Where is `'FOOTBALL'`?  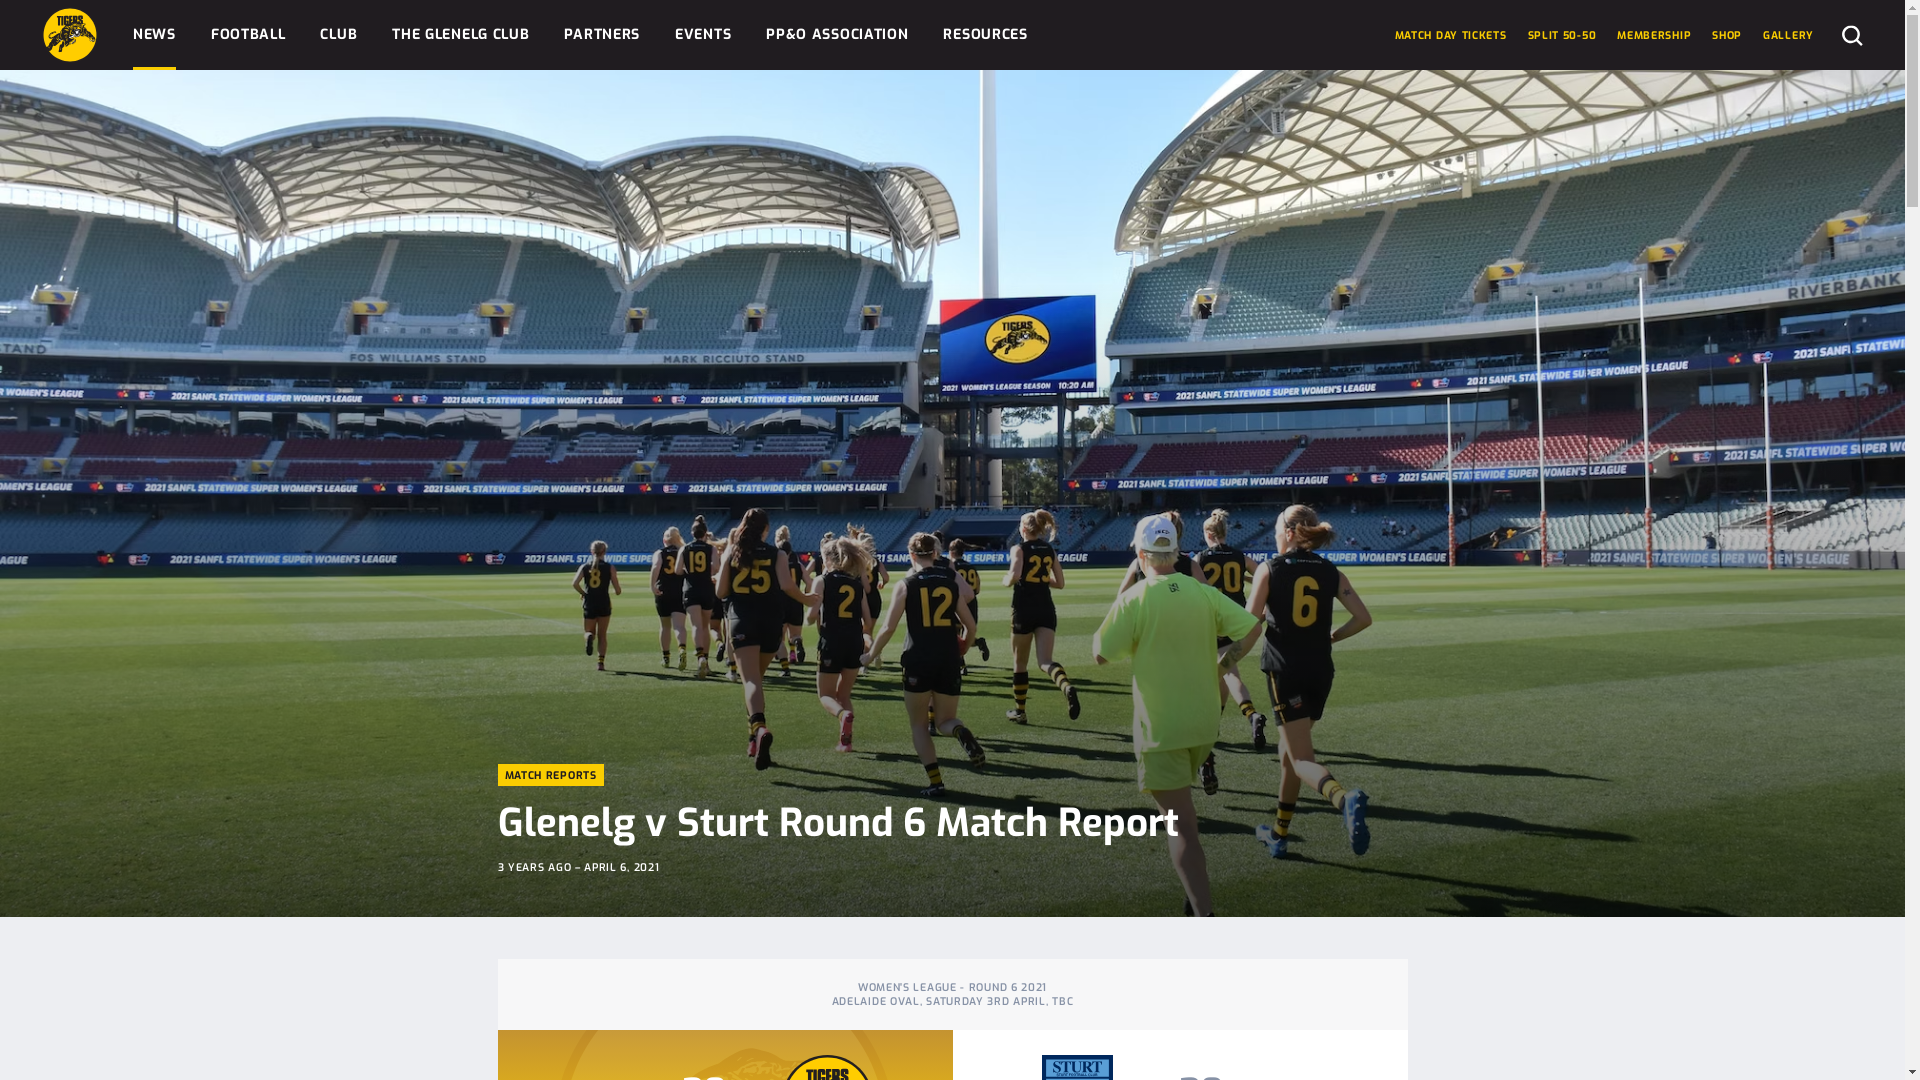 'FOOTBALL' is located at coordinates (247, 34).